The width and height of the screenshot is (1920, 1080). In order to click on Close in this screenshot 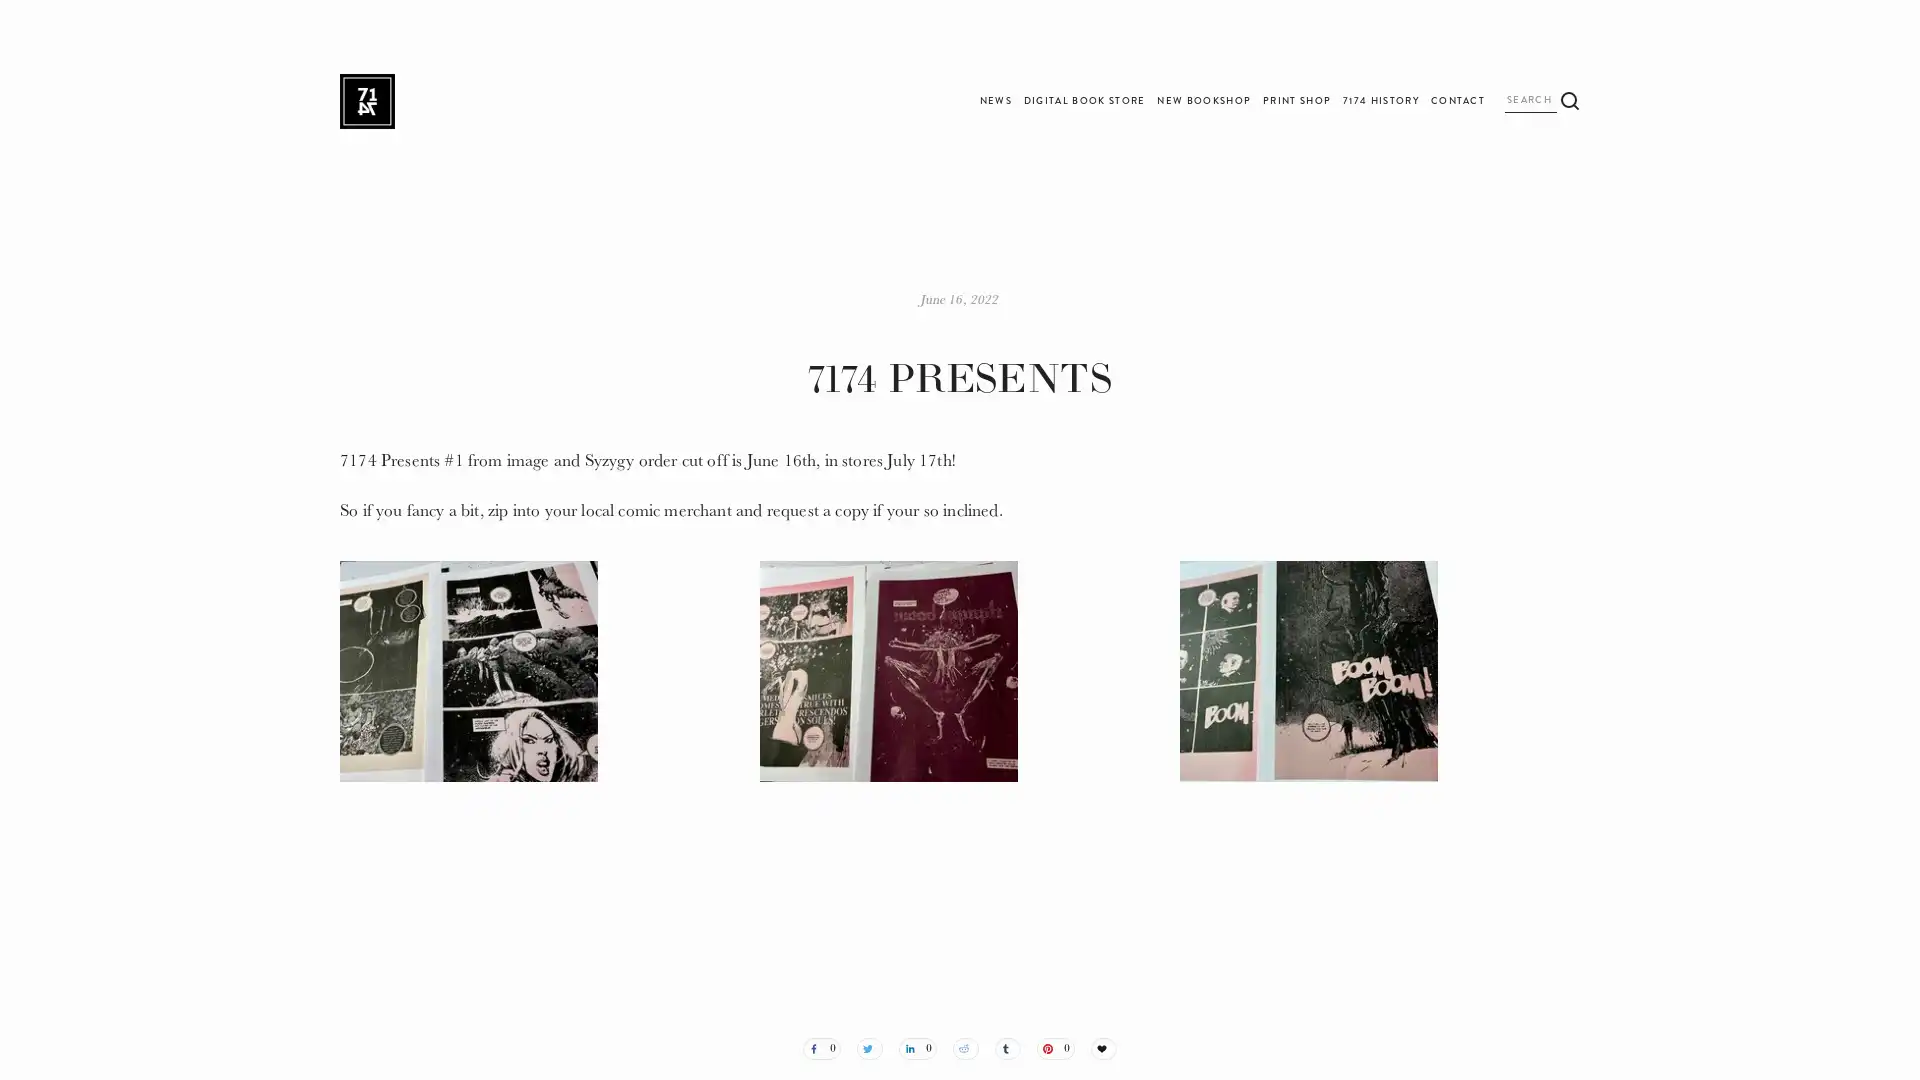, I will do `click(1244, 371)`.